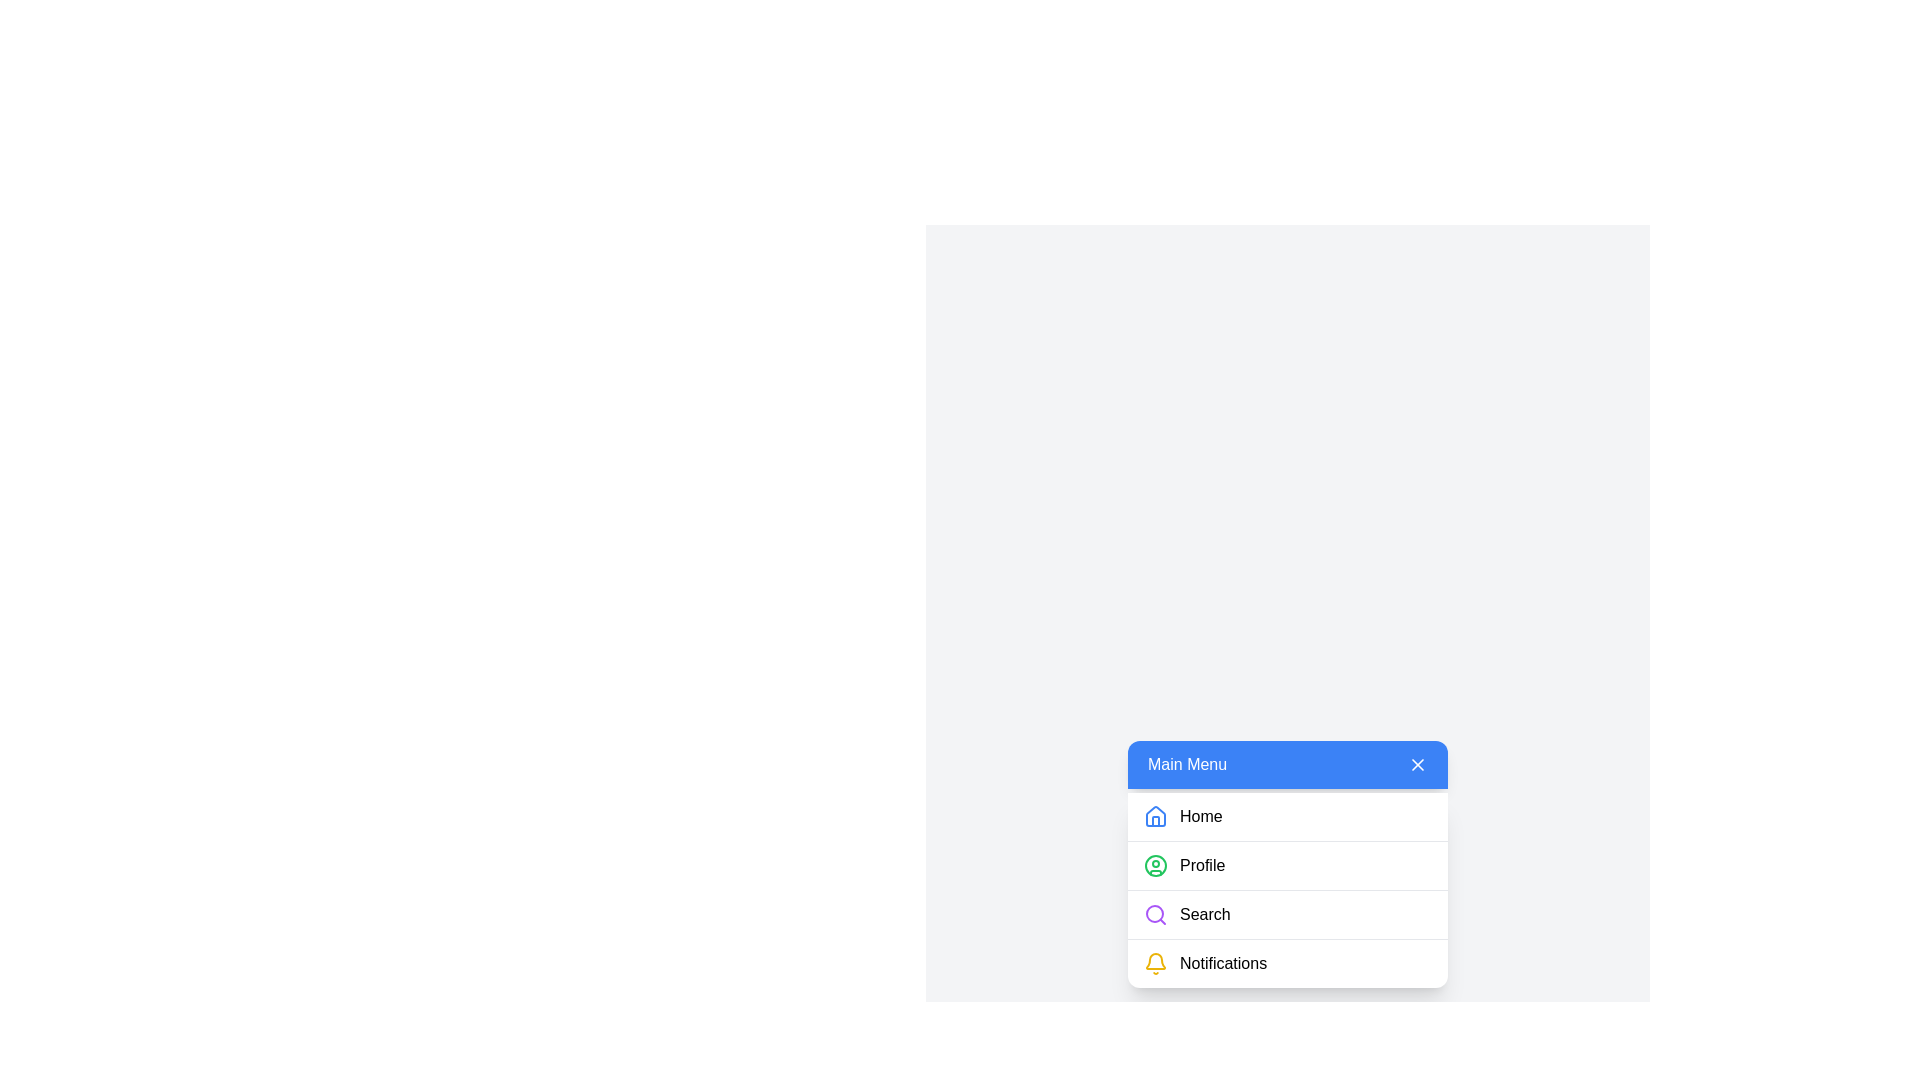 Image resolution: width=1920 pixels, height=1080 pixels. Describe the element at coordinates (1156, 865) in the screenshot. I see `the circular user icon with a green outline located to the left of the 'Profile' label in the 'Main Menu.'` at that location.